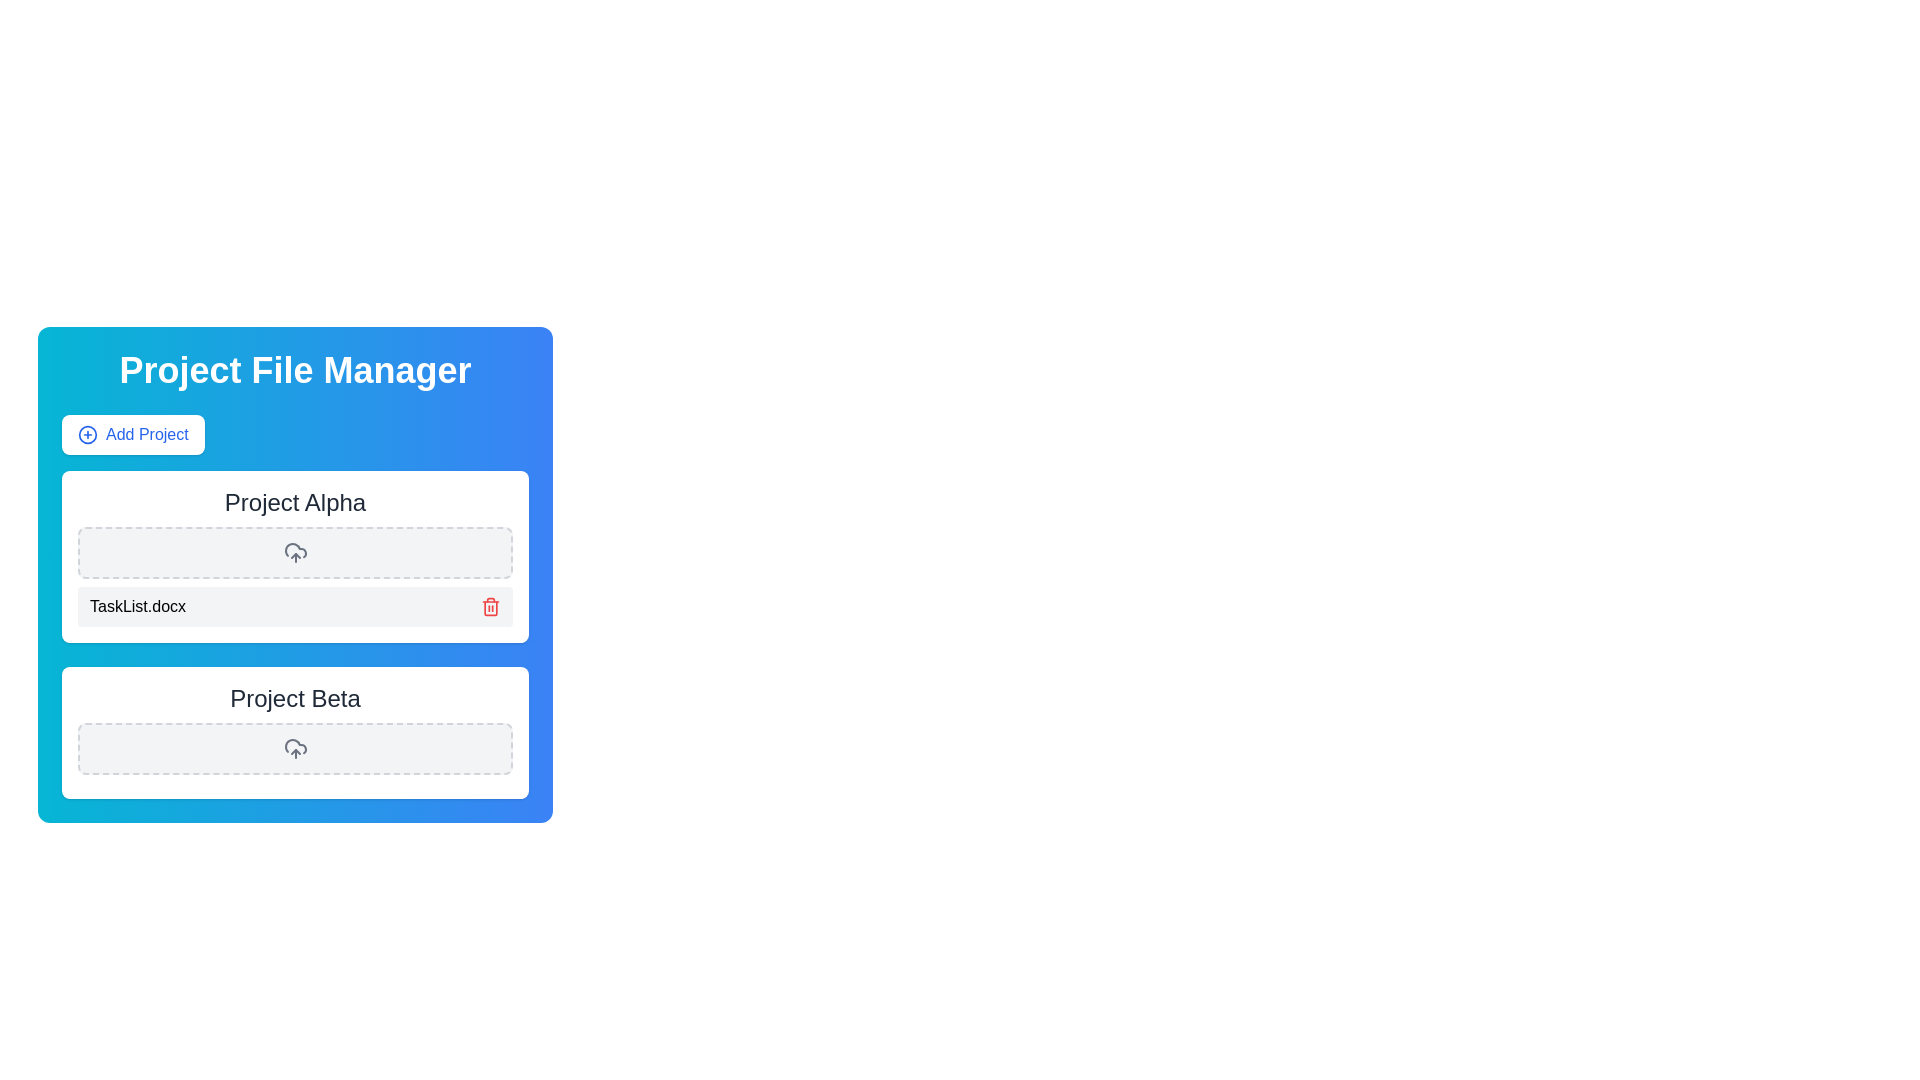  I want to click on the cloud upload icon located in the 'Project Beta' section, so click(294, 748).